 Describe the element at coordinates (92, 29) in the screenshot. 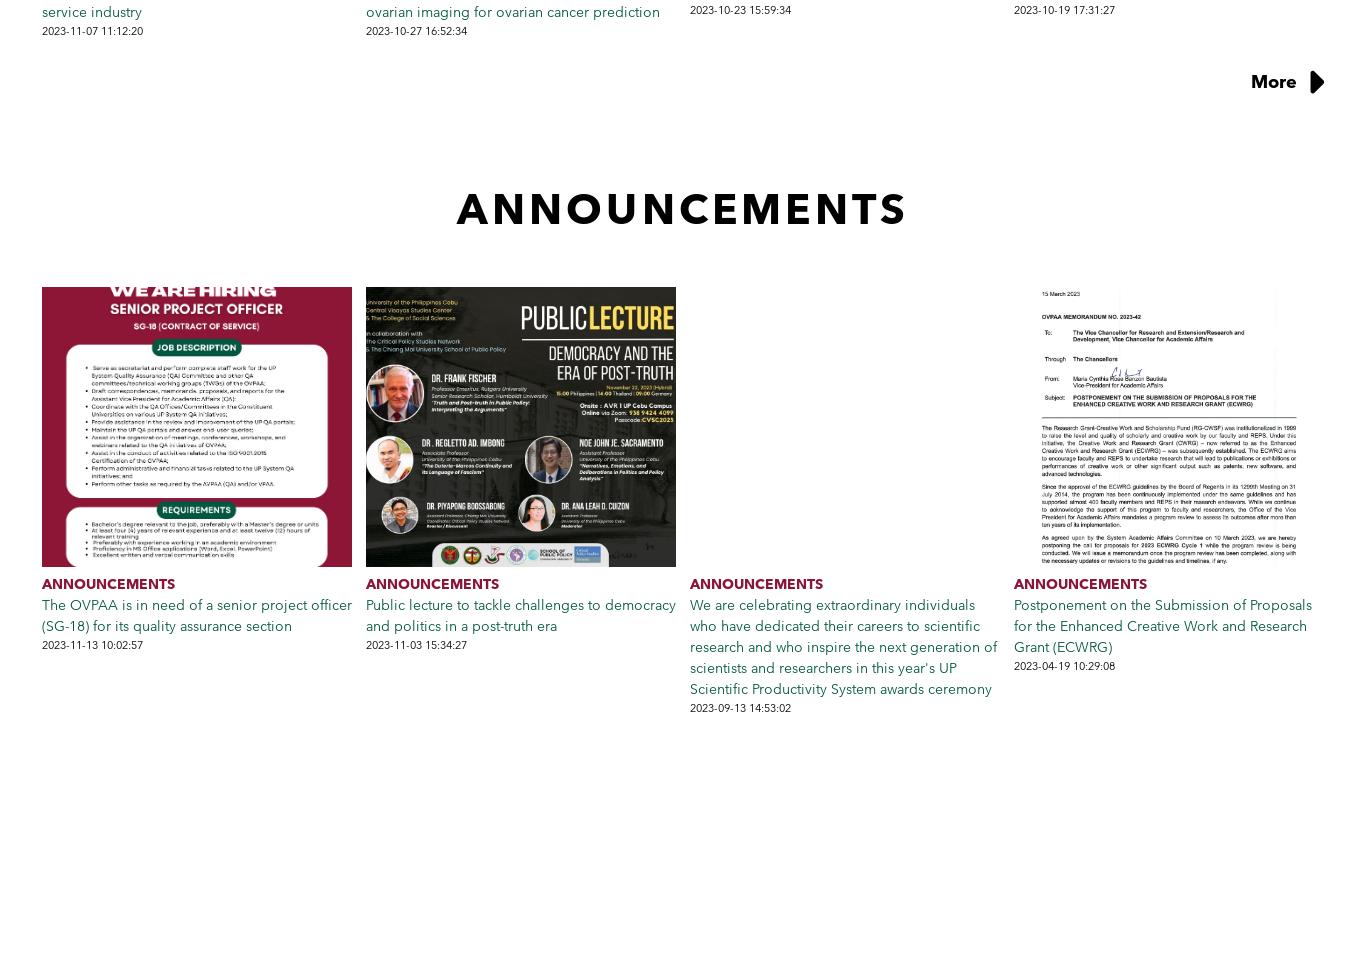

I see `'2023-11-07 11:12:20'` at that location.